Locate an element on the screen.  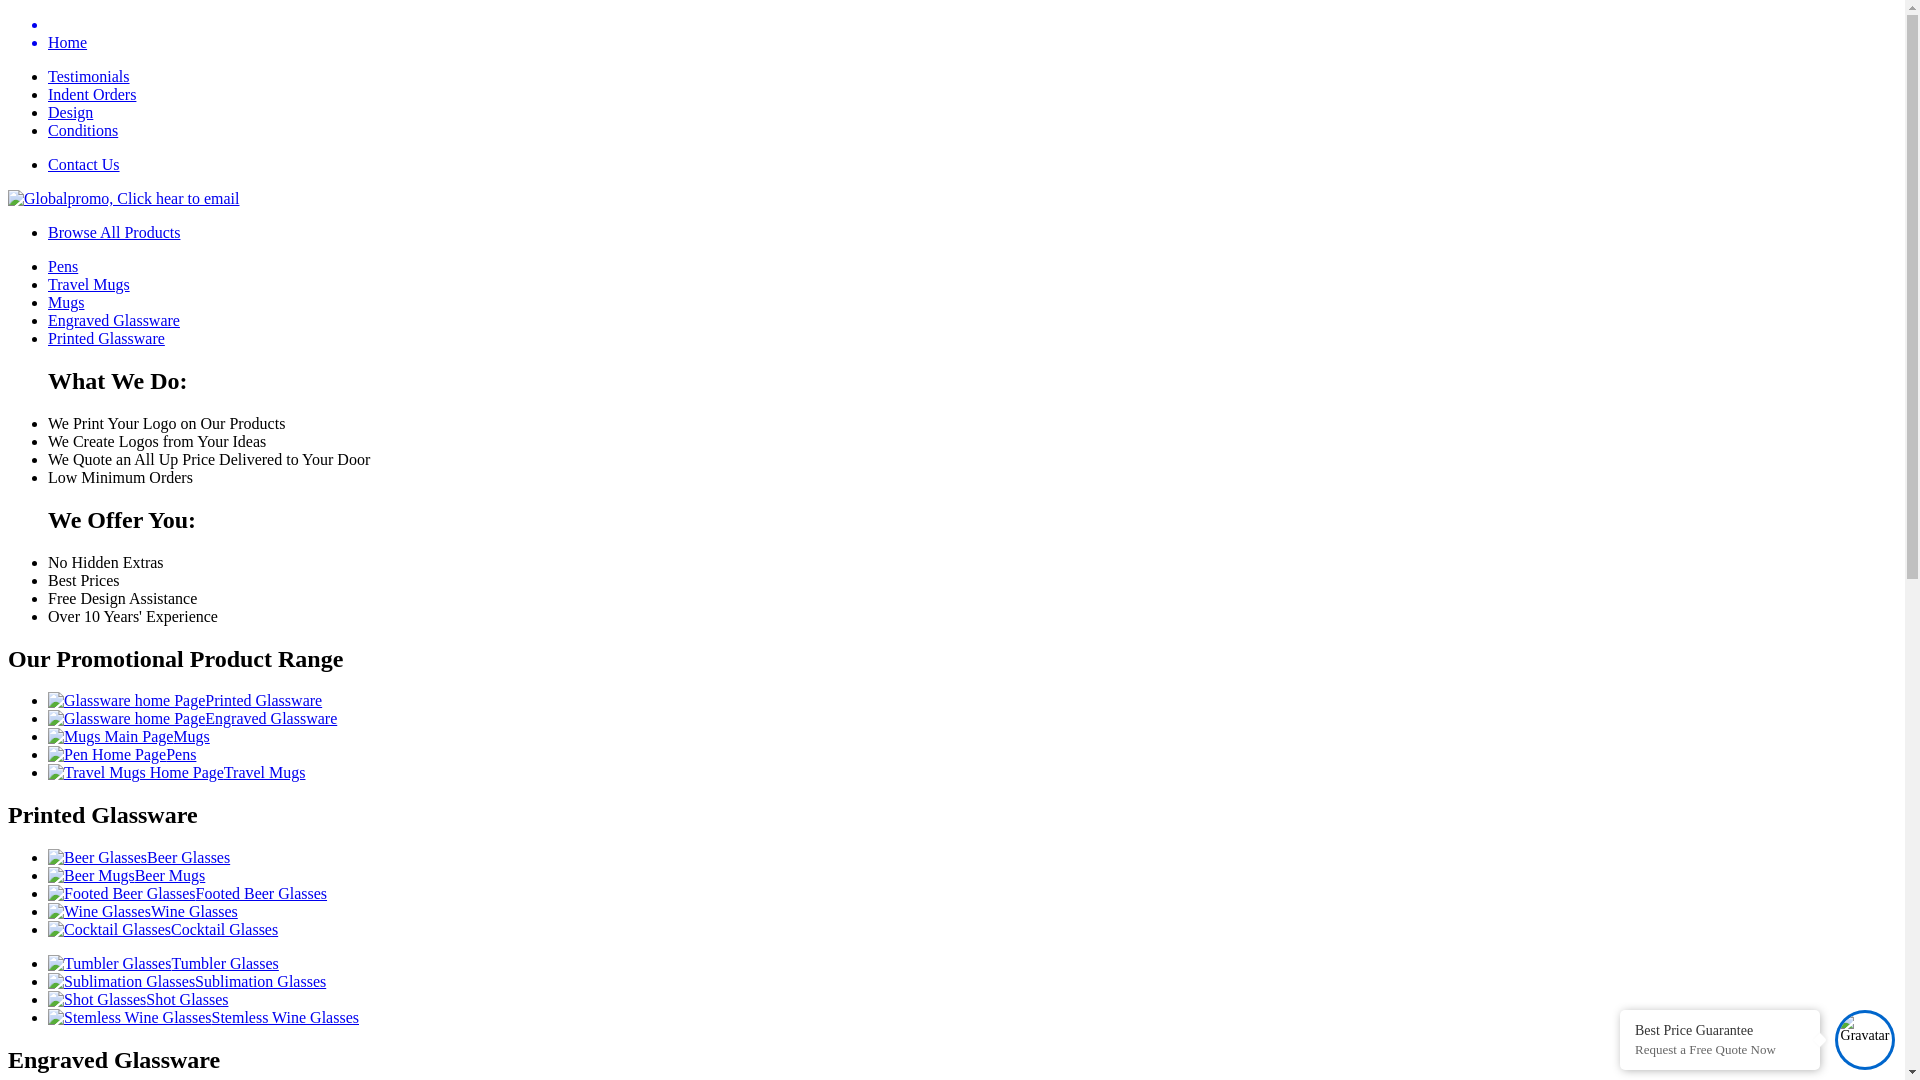
'Browse All Products' is located at coordinates (48, 231).